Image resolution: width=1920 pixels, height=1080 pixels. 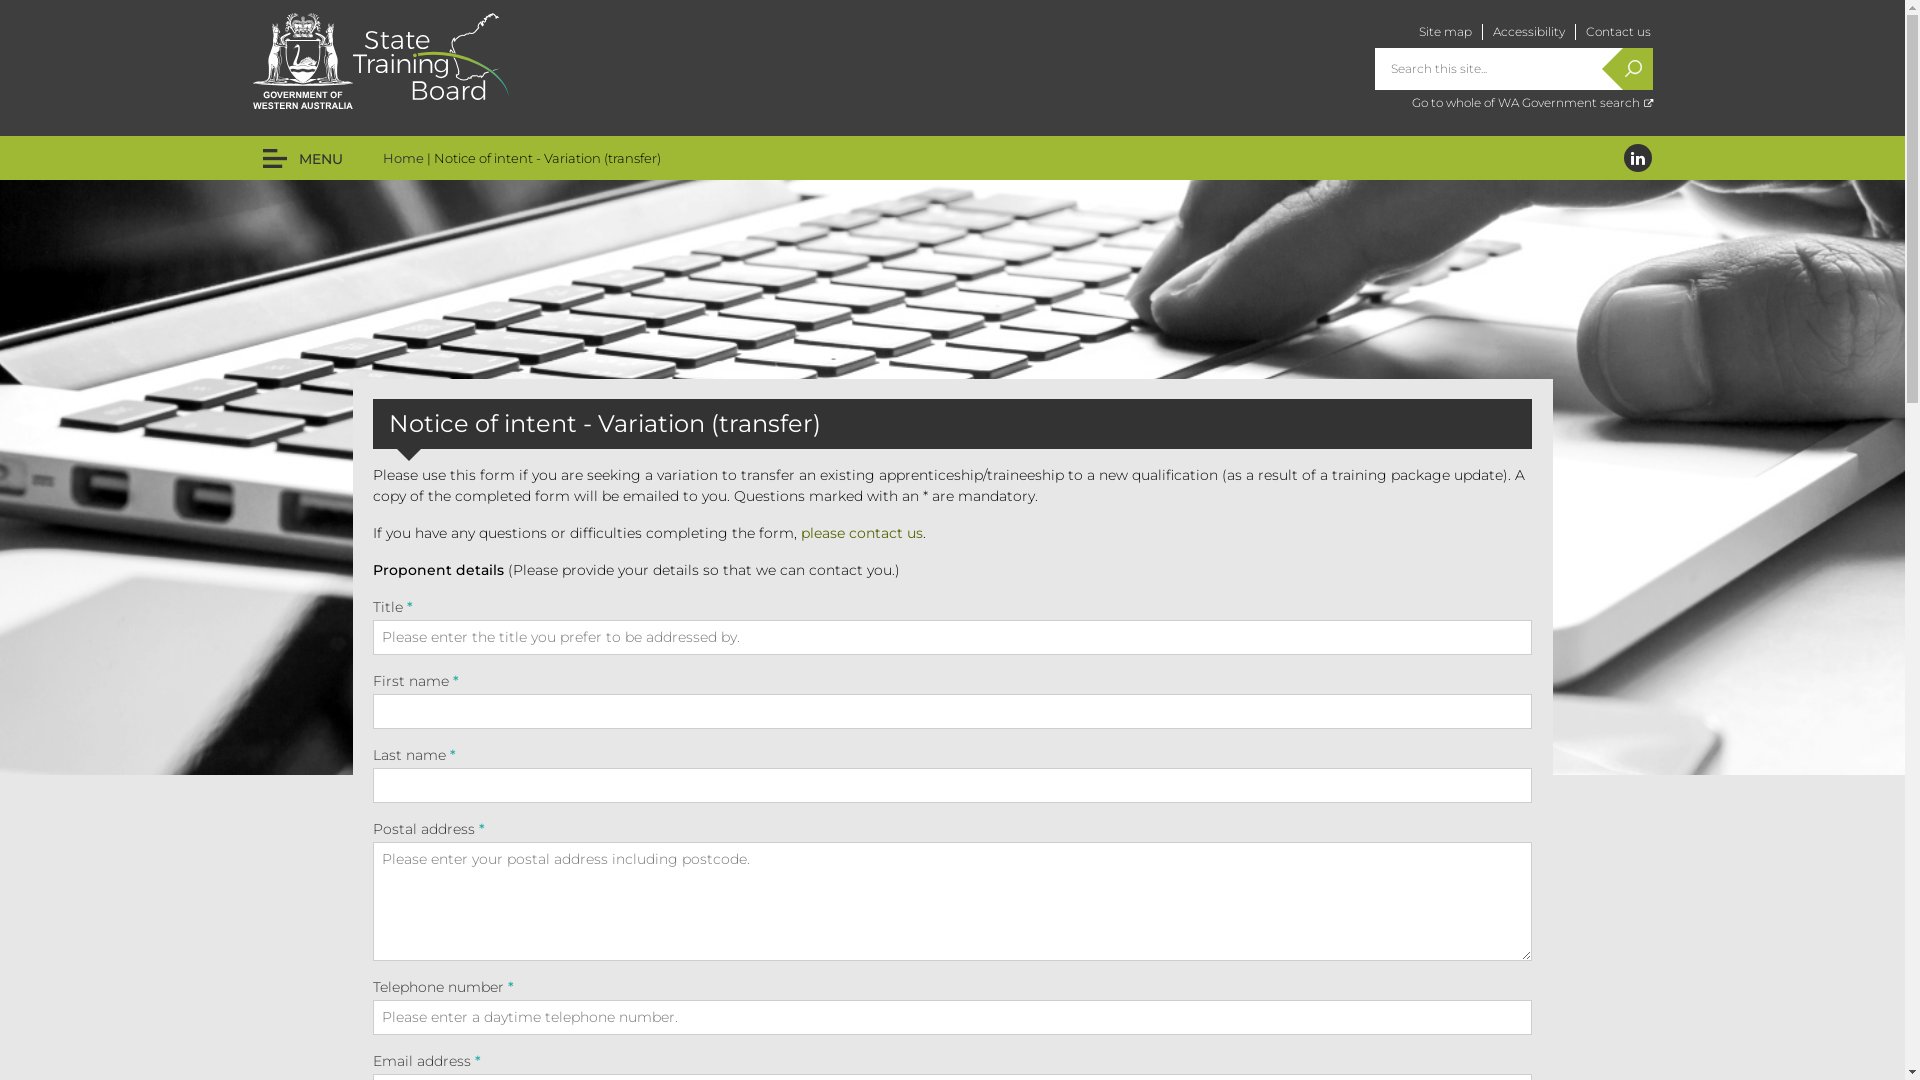 I want to click on 'LinkedIn', so click(x=1637, y=157).